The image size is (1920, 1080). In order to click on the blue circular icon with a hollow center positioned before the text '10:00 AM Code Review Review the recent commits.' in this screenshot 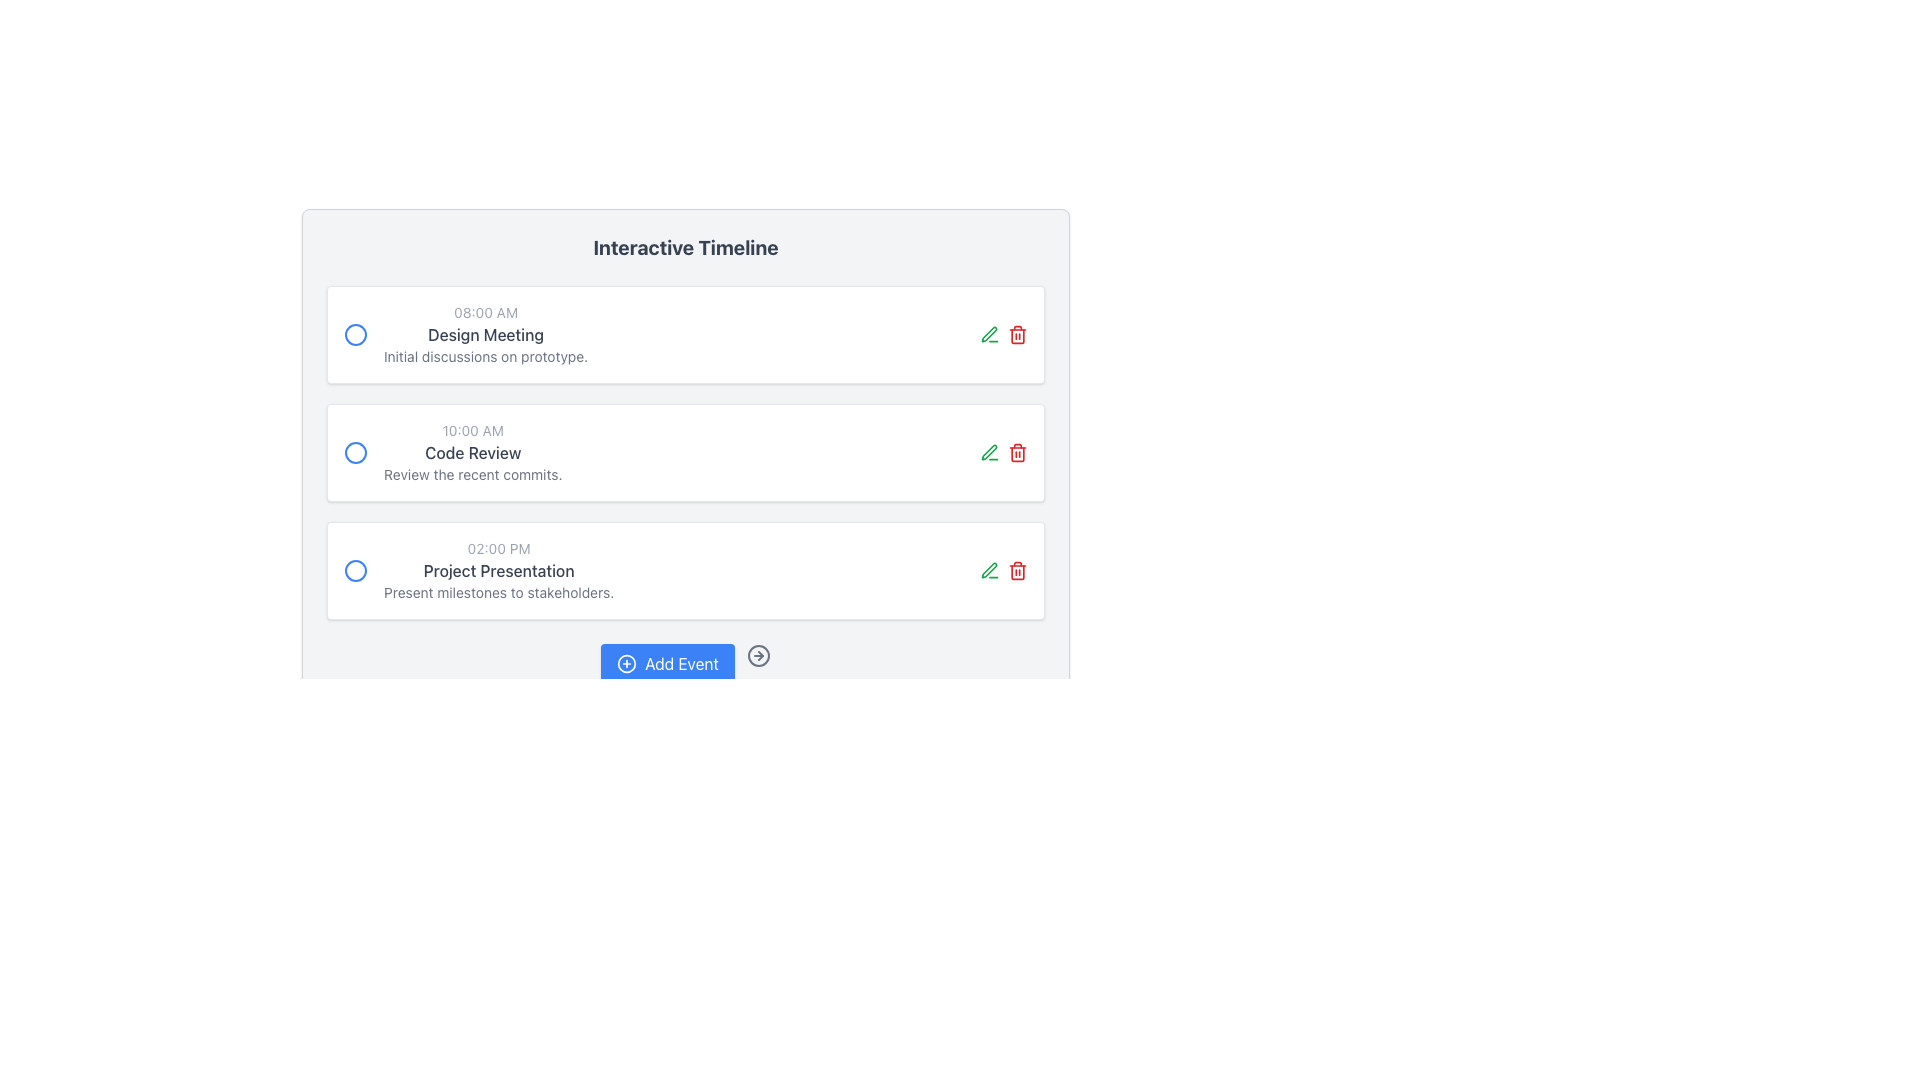, I will do `click(355, 452)`.